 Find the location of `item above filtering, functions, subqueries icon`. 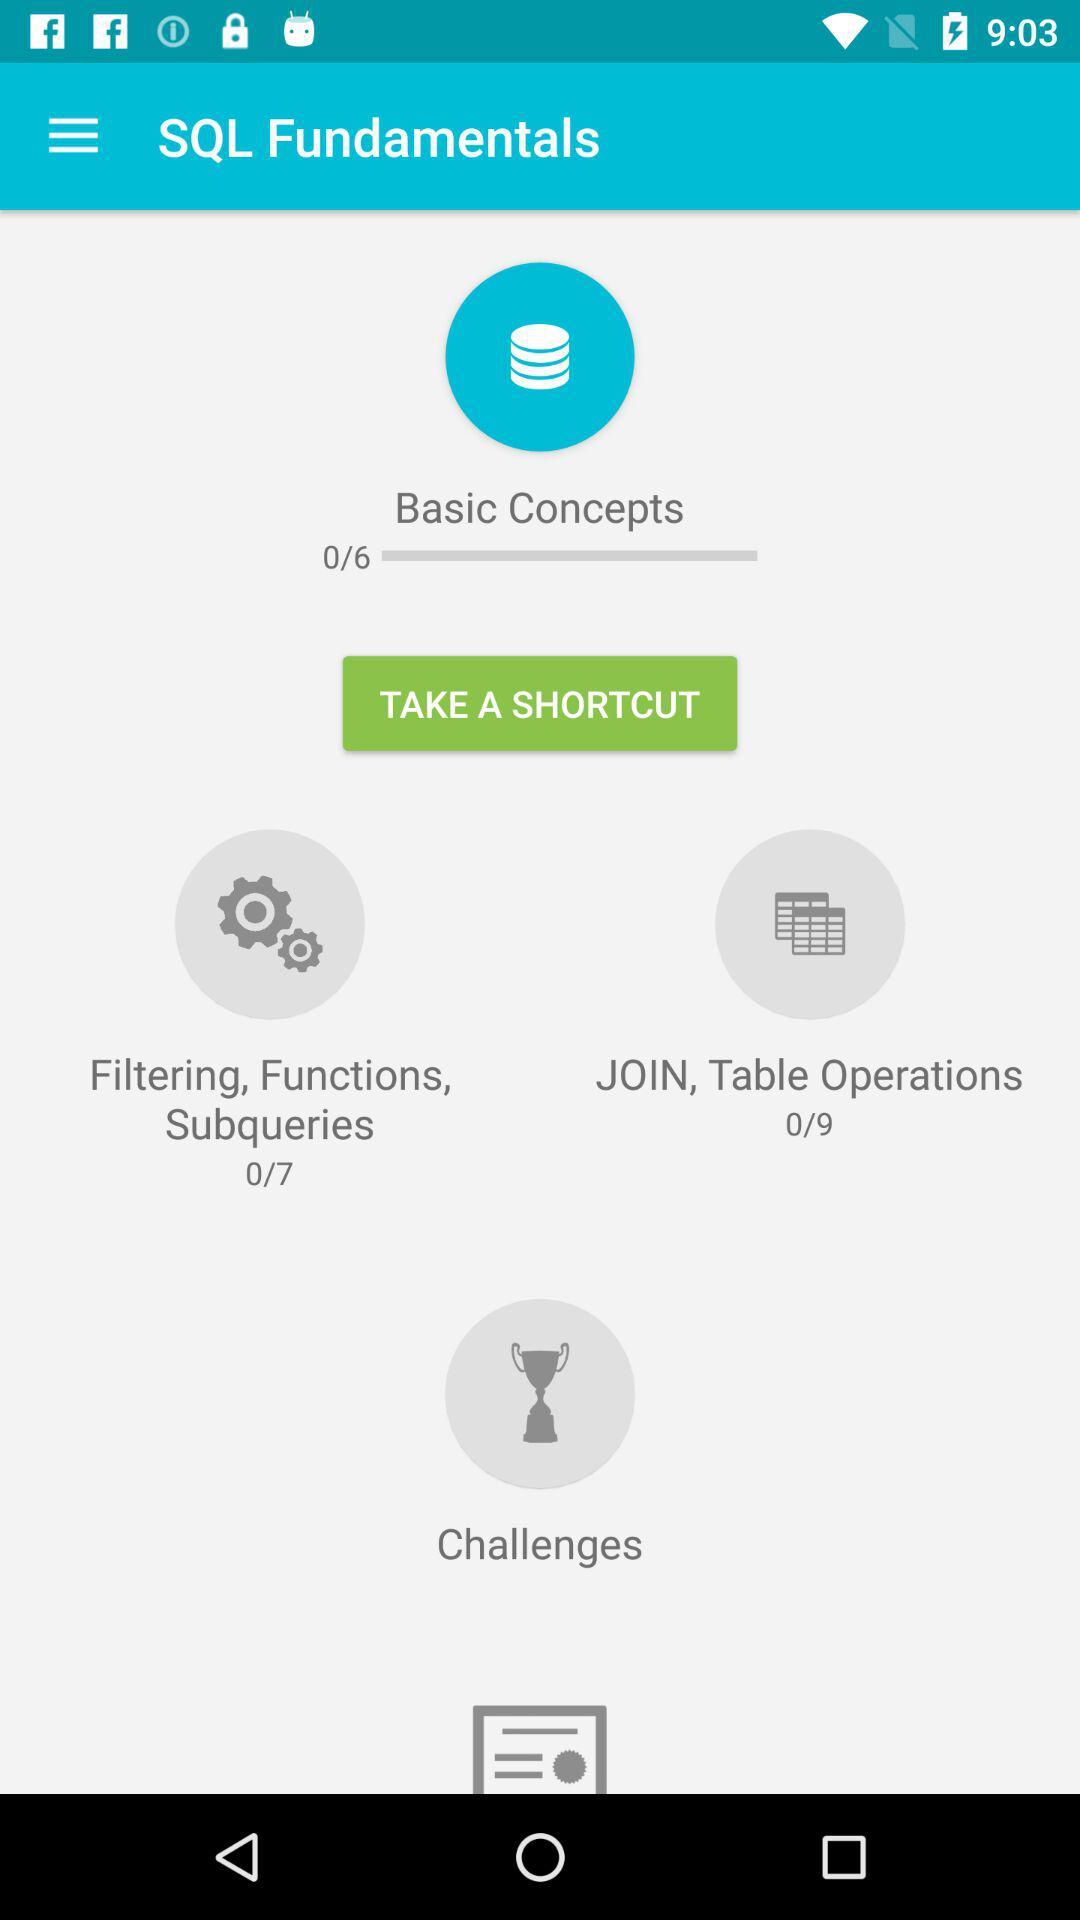

item above filtering, functions, subqueries icon is located at coordinates (72, 135).